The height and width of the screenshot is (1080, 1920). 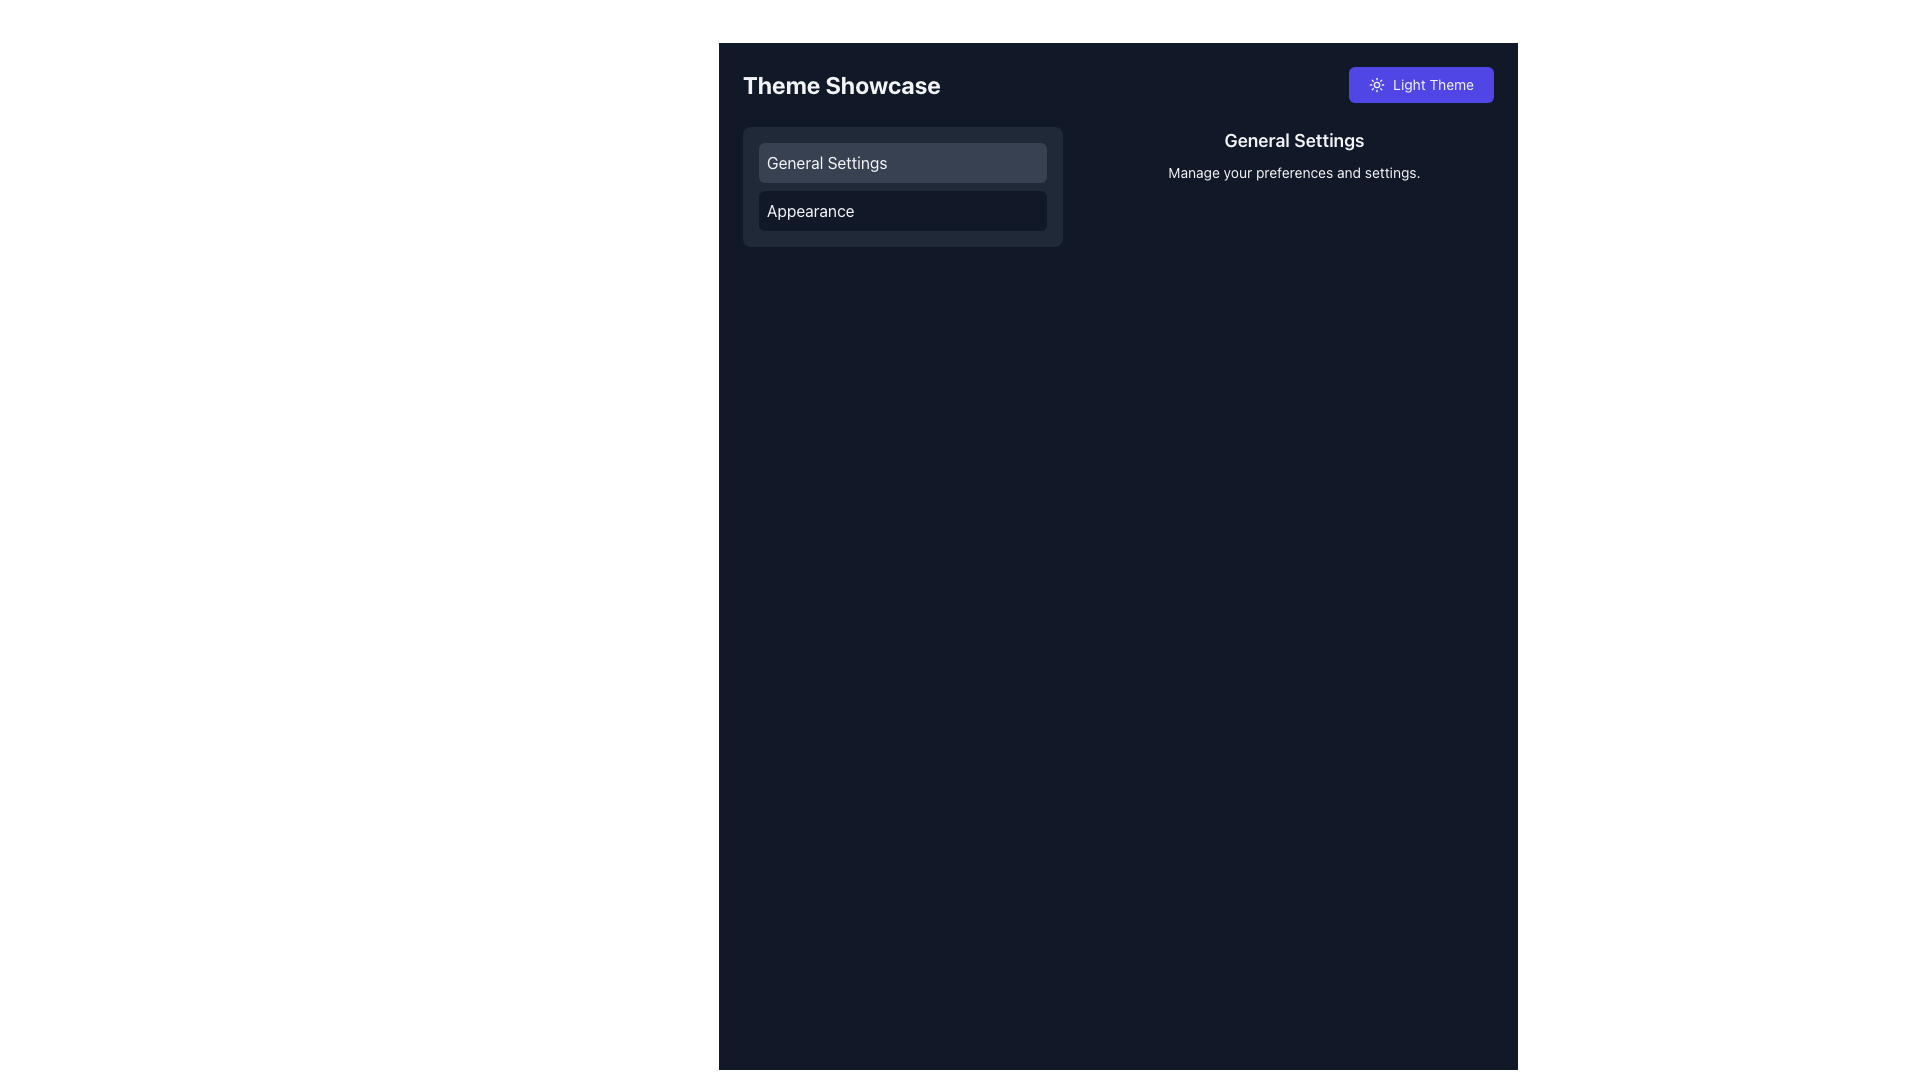 What do you see at coordinates (901, 211) in the screenshot?
I see `the 'Appearance' button located` at bounding box center [901, 211].